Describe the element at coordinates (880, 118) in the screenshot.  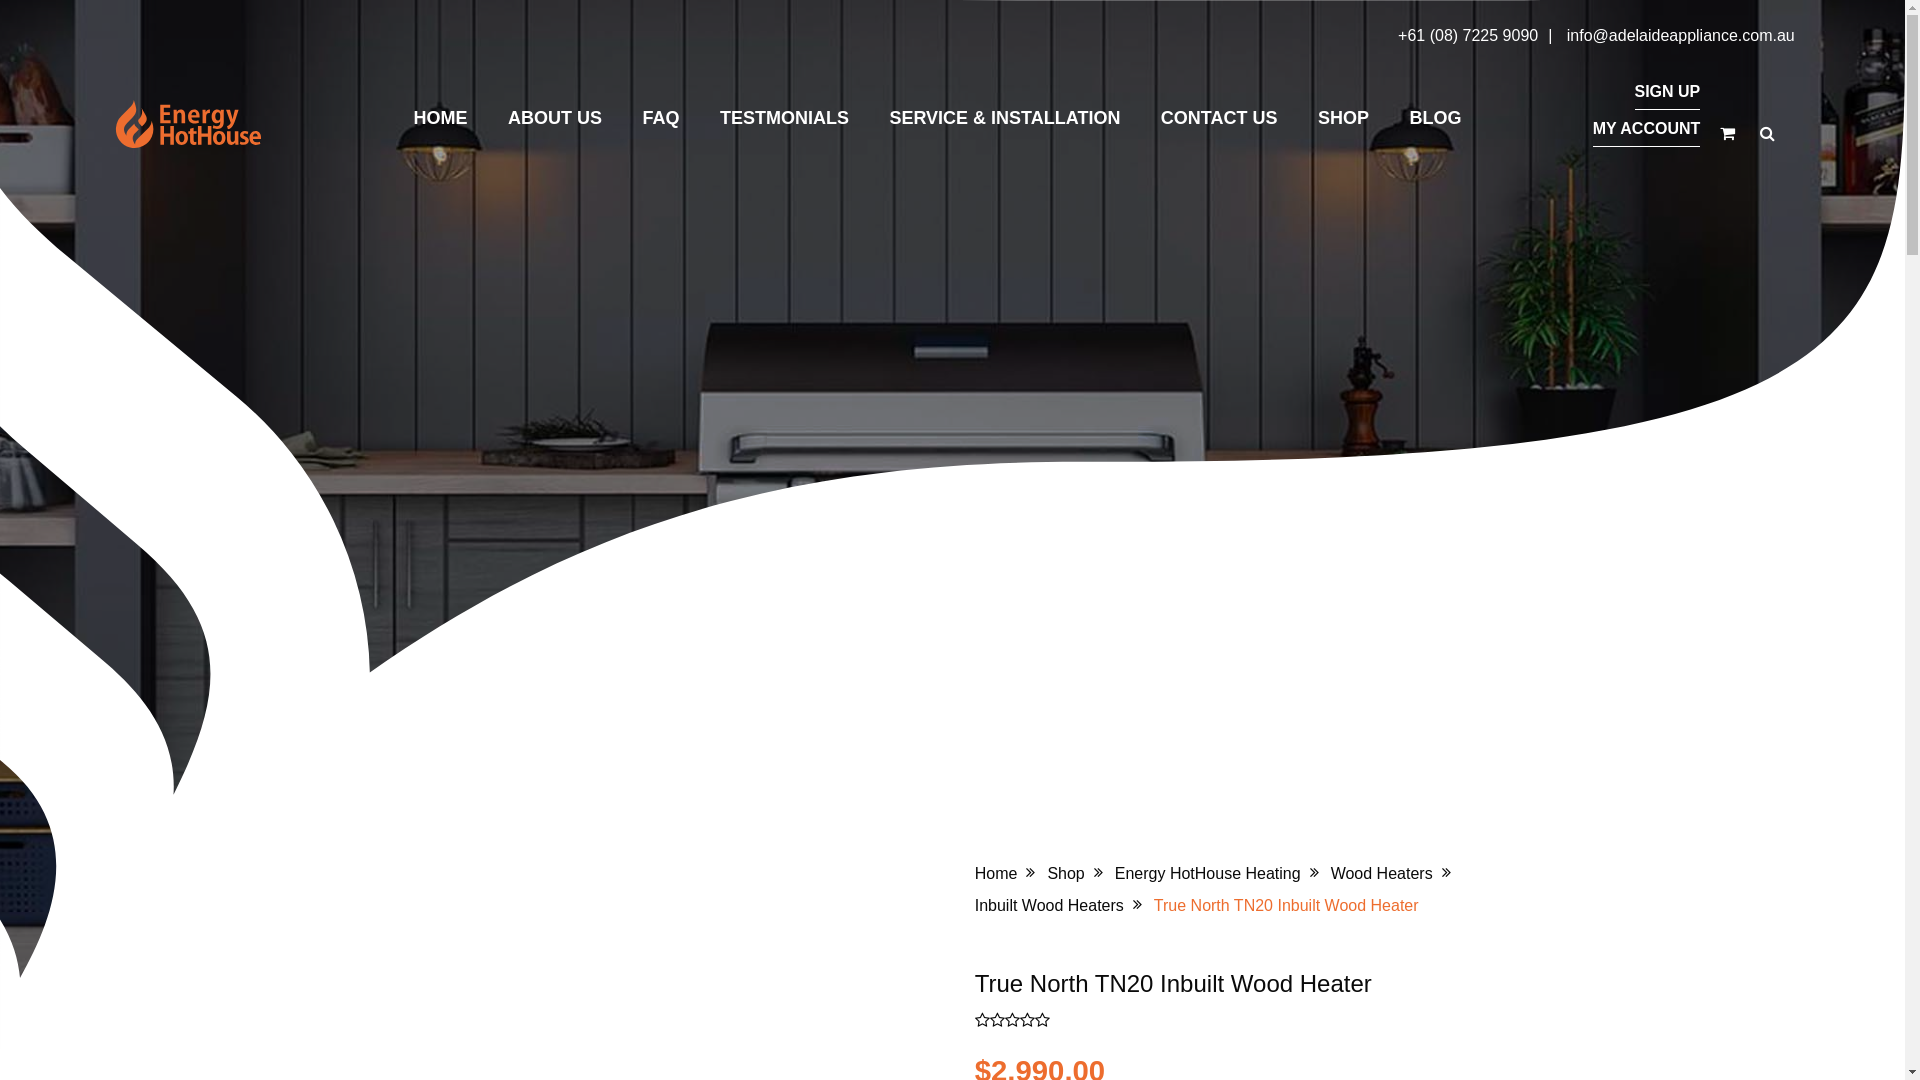
I see `'SERVICE & INSTALLATION'` at that location.